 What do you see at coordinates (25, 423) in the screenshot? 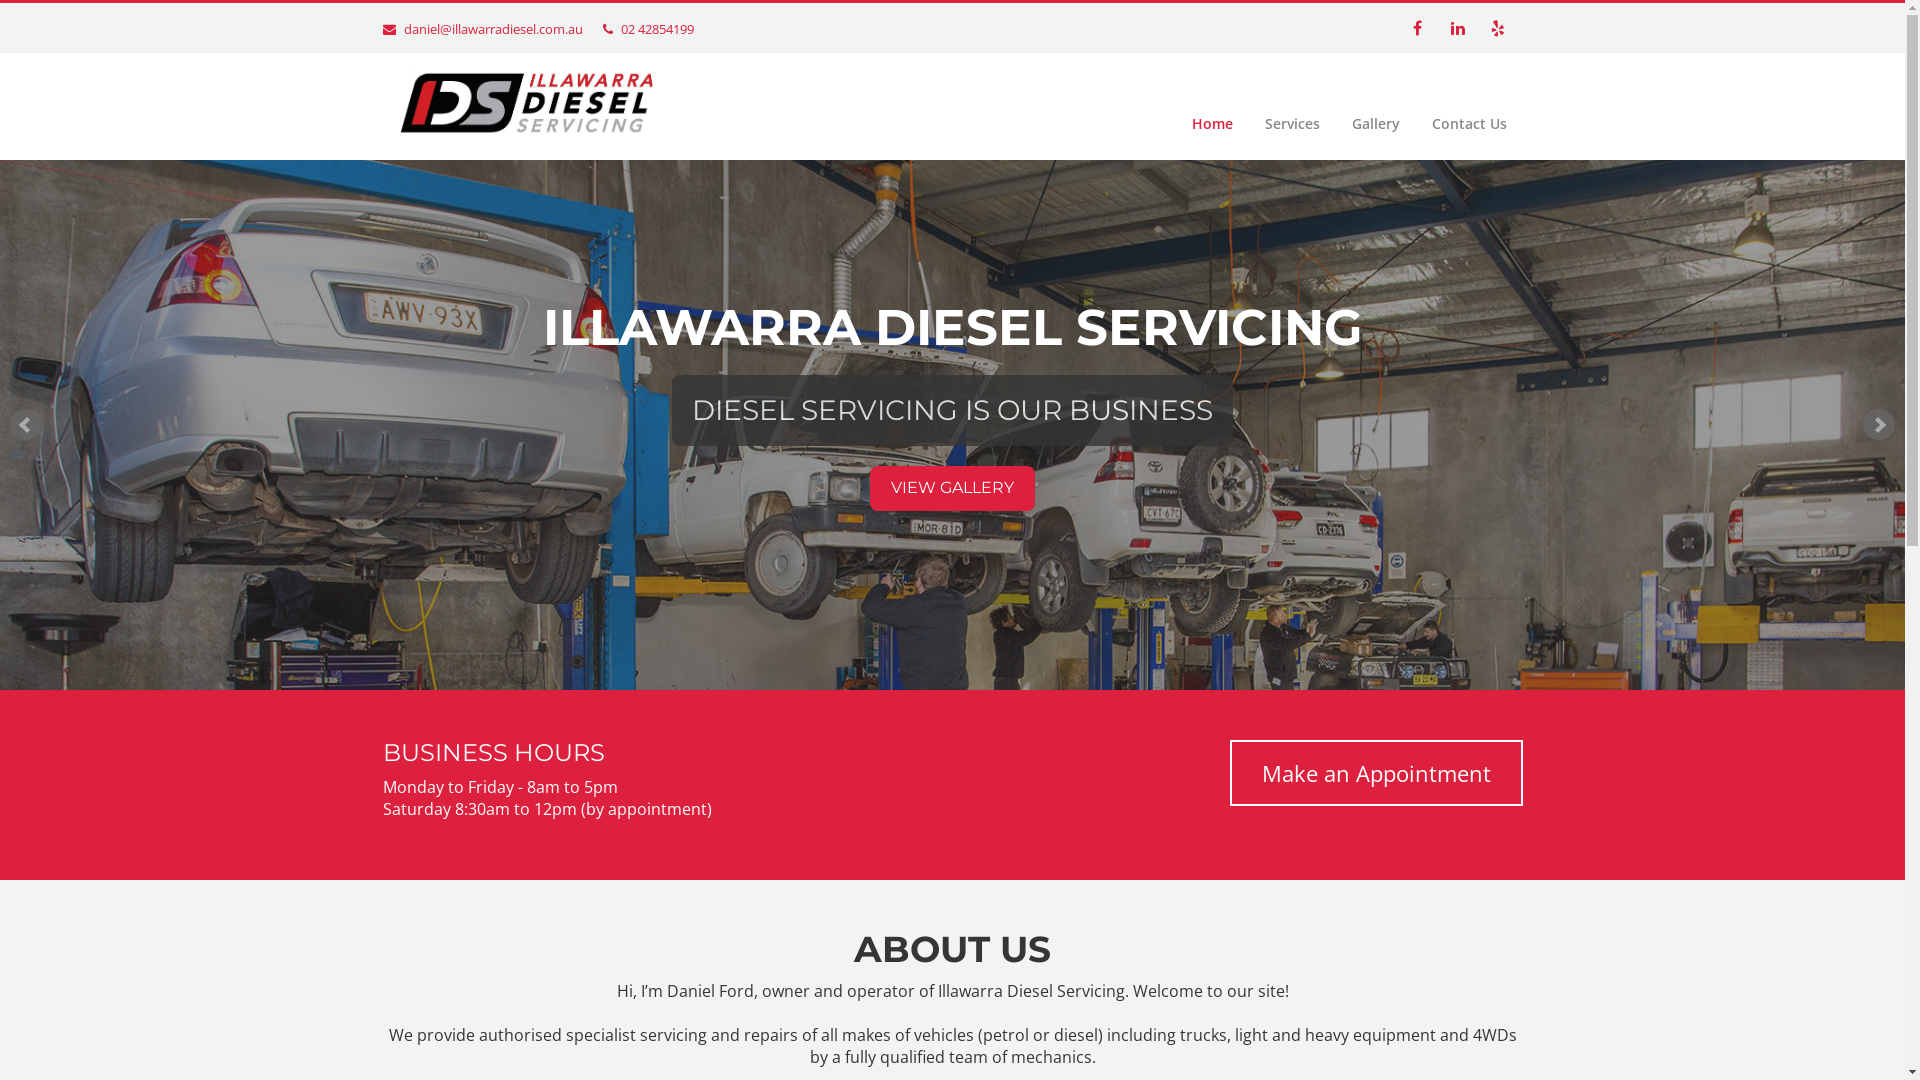
I see `'Prev'` at bounding box center [25, 423].